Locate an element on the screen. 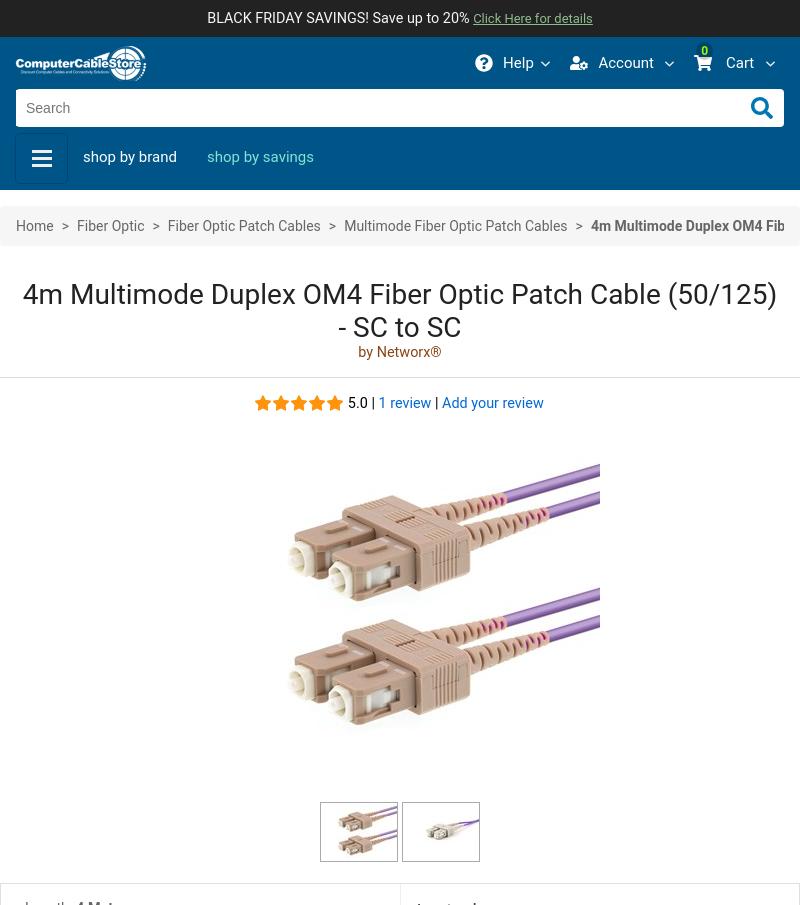 The height and width of the screenshot is (905, 800). '0' is located at coordinates (703, 51).